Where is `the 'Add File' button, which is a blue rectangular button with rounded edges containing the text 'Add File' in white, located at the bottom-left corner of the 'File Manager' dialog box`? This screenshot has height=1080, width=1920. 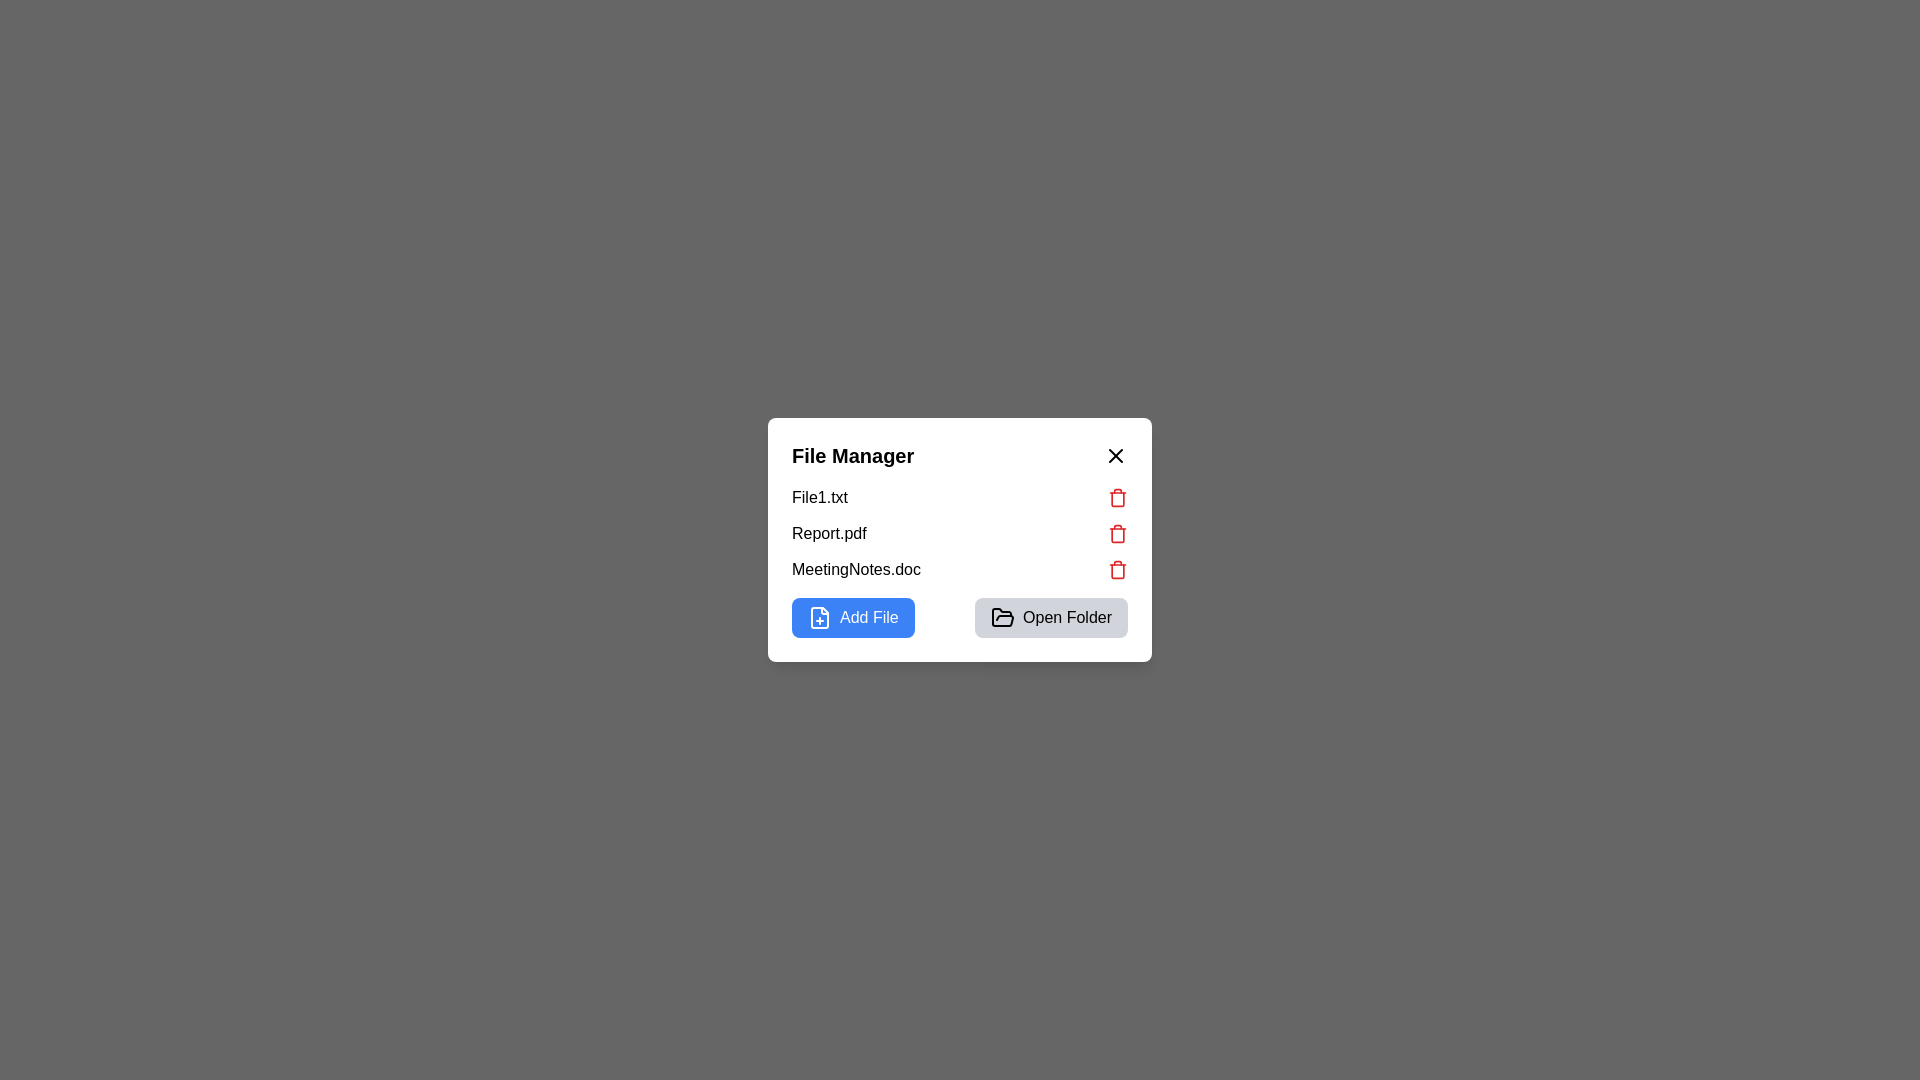
the 'Add File' button, which is a blue rectangular button with rounded edges containing the text 'Add File' in white, located at the bottom-left corner of the 'File Manager' dialog box is located at coordinates (869, 616).